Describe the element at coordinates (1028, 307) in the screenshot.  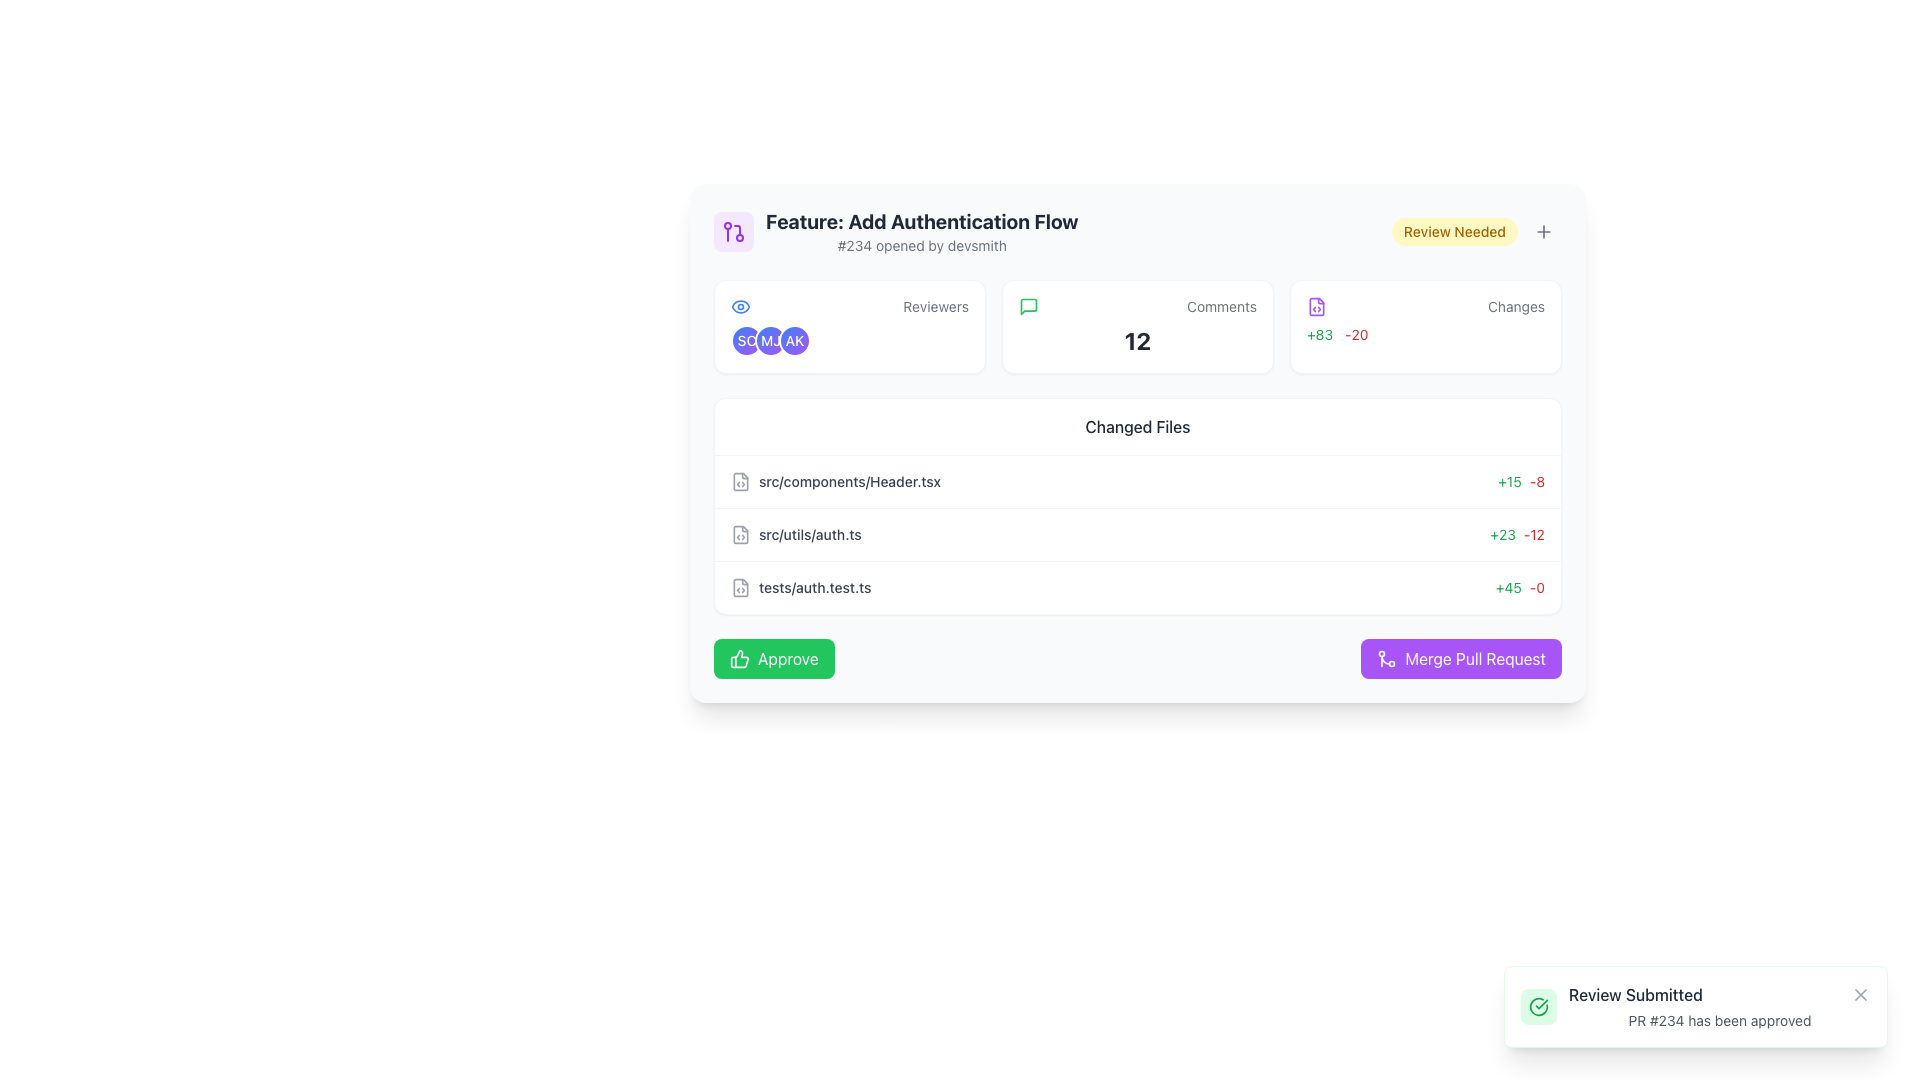
I see `the green speech bubble icon located in the 'Comments' section, which serves as a visual indicator for comments` at that location.